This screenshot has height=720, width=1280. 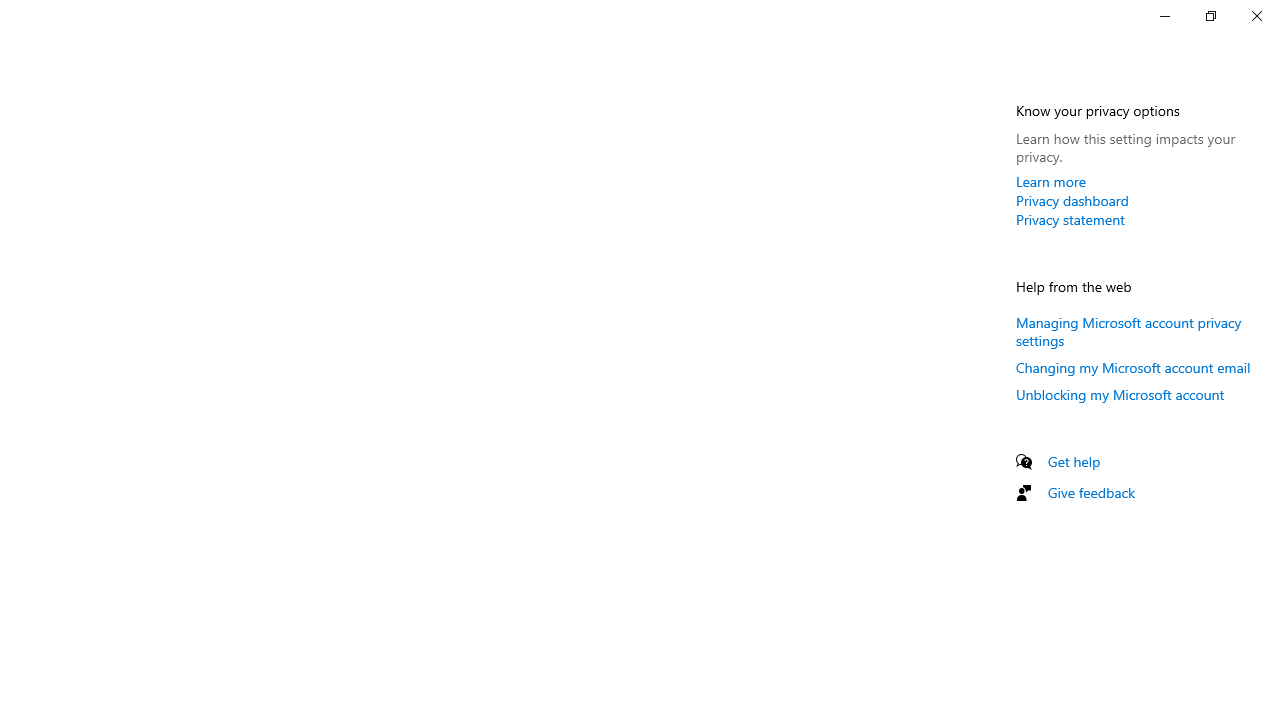 What do you see at coordinates (1071, 200) in the screenshot?
I see `'Privacy dashboard'` at bounding box center [1071, 200].